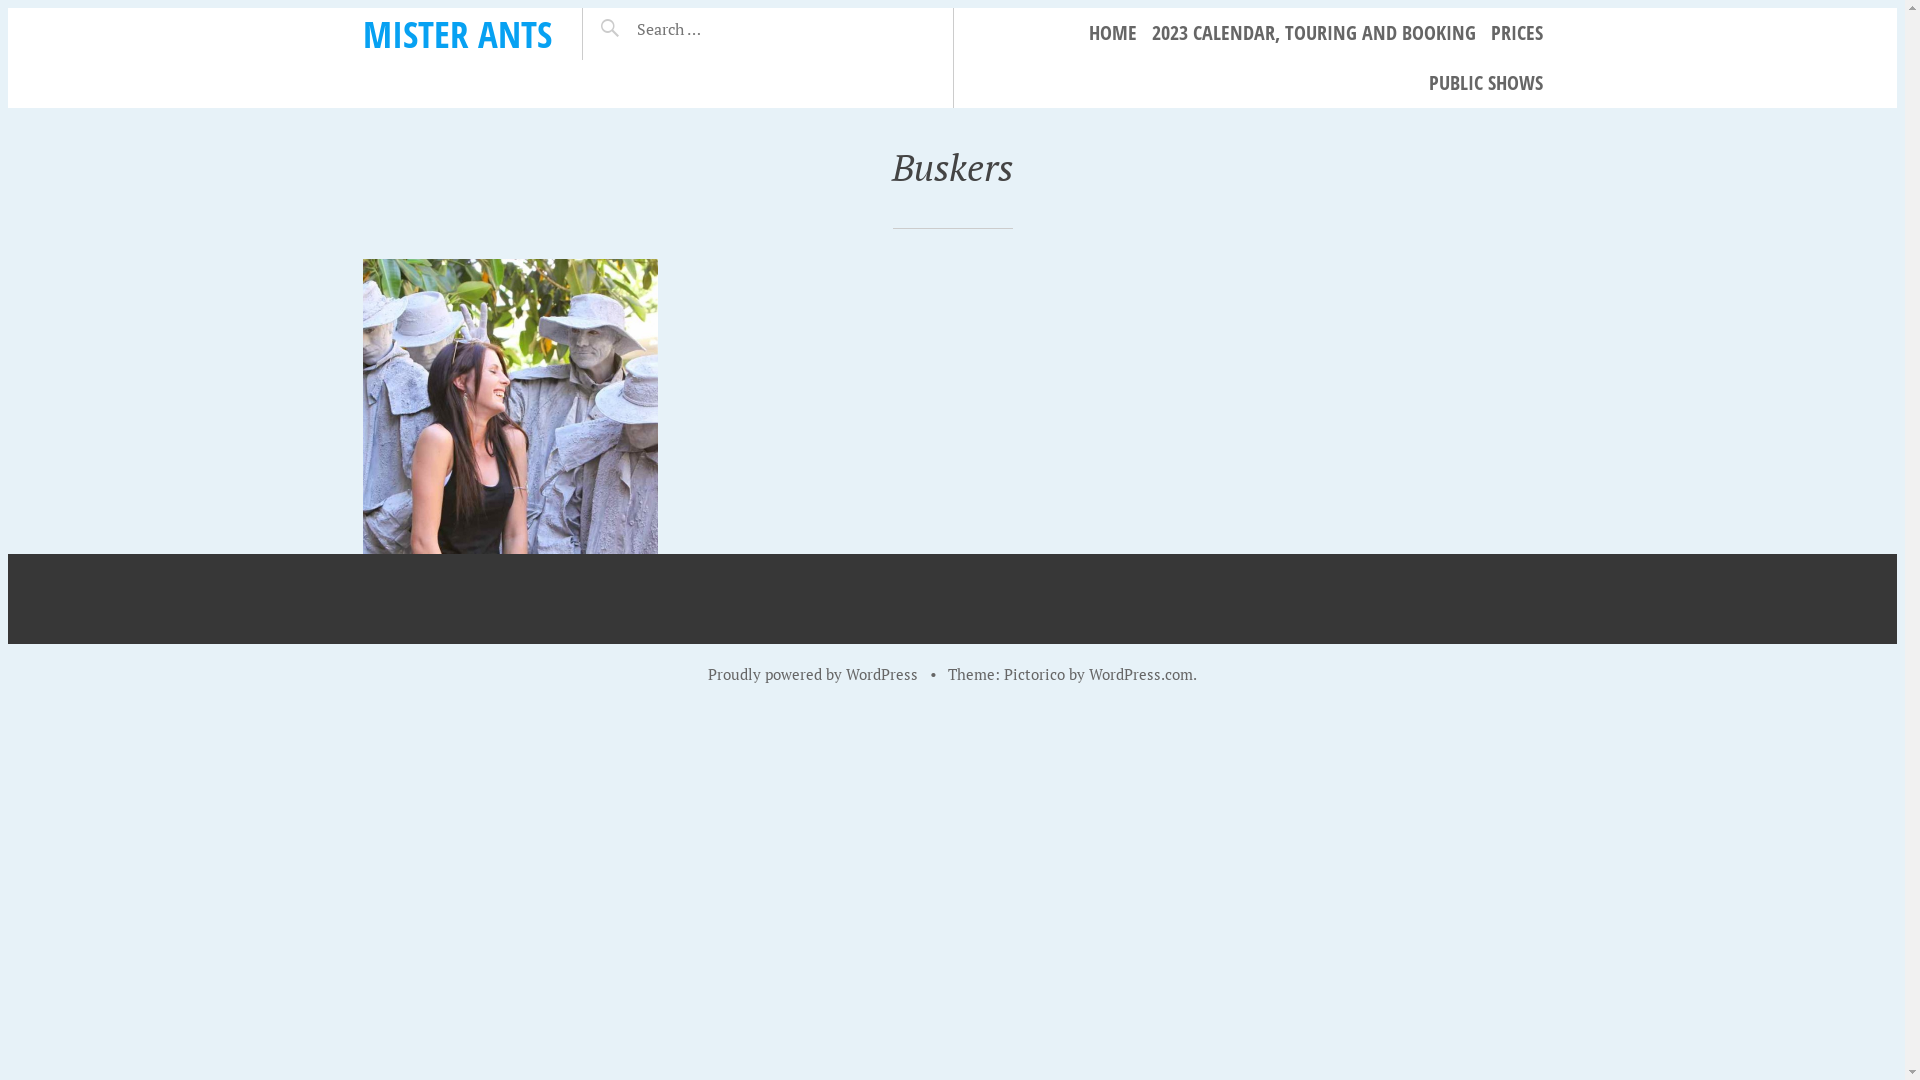 The width and height of the screenshot is (1920, 1080). I want to click on 'MISTER ANTS', so click(455, 33).